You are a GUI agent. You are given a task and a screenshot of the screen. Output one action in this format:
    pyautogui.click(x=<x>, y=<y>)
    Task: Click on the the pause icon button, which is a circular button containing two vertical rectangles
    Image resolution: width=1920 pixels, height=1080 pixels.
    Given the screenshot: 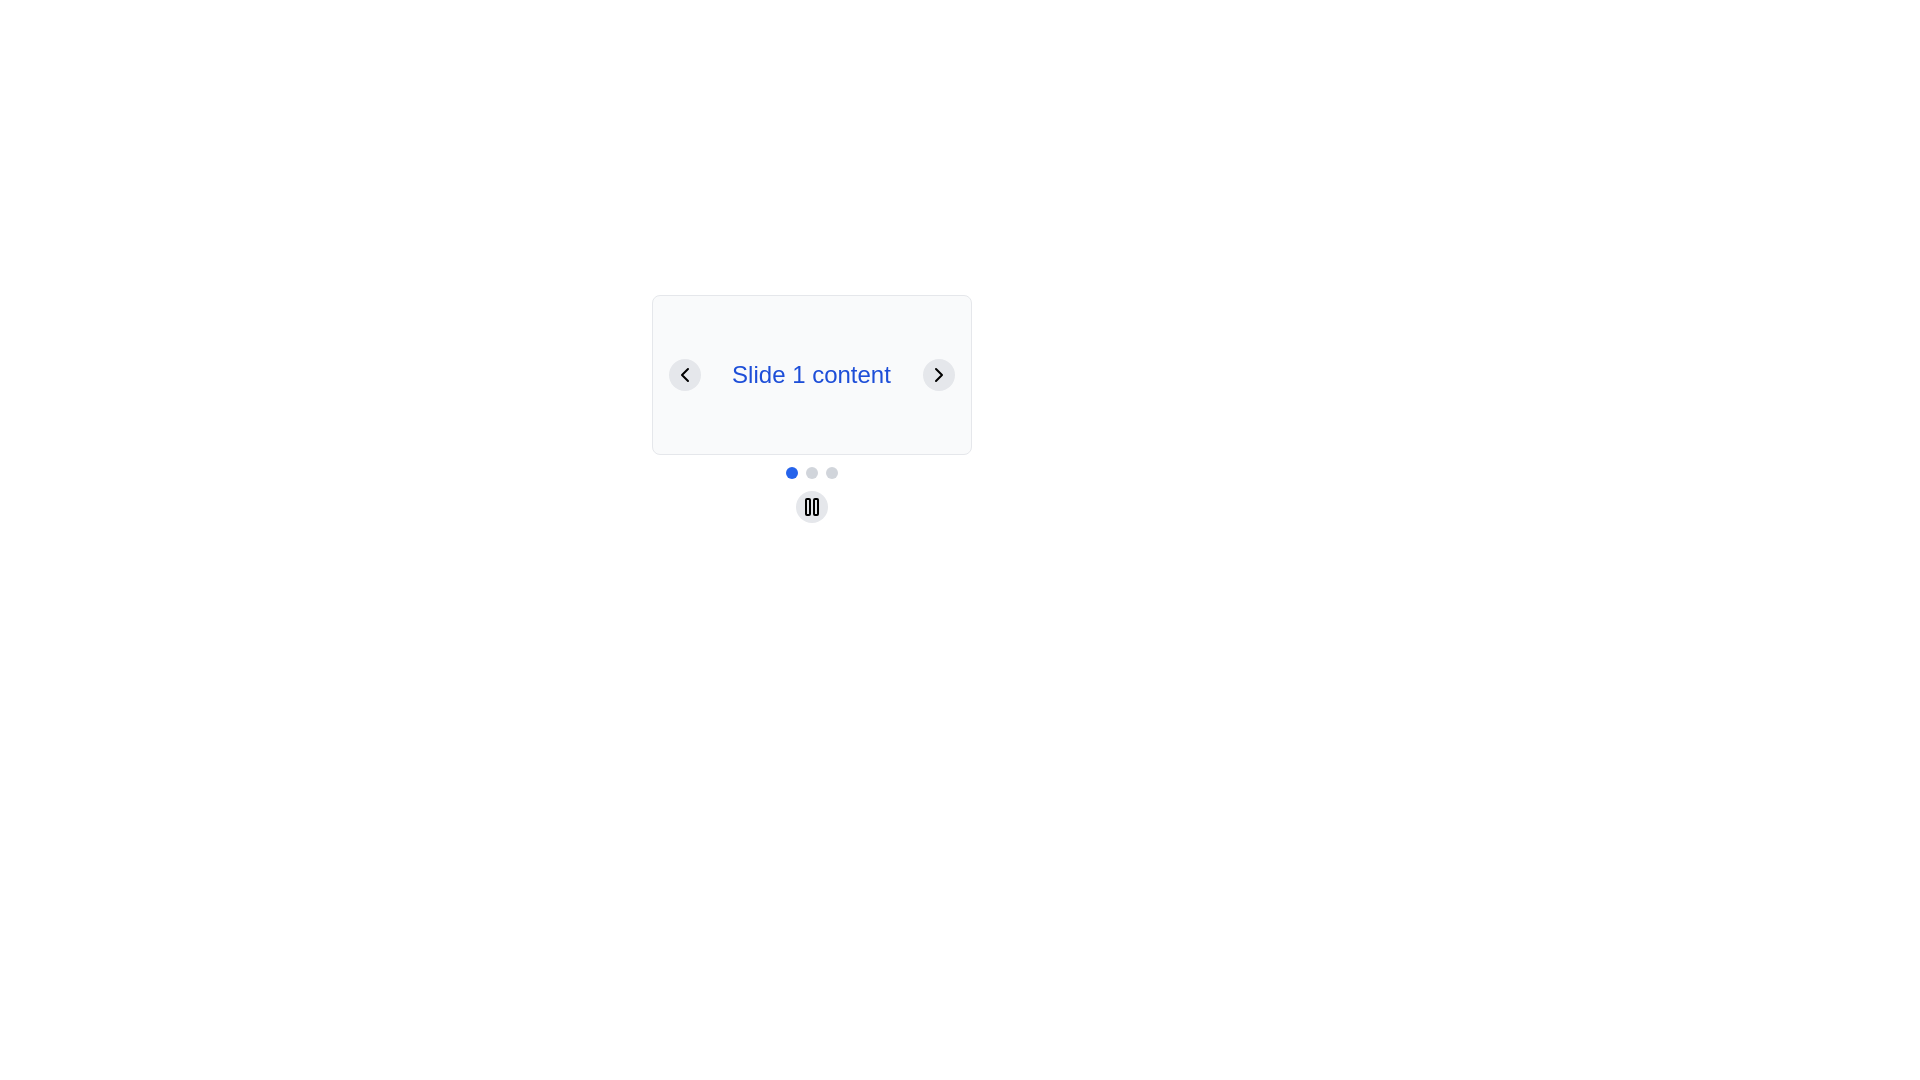 What is the action you would take?
    pyautogui.click(x=811, y=505)
    